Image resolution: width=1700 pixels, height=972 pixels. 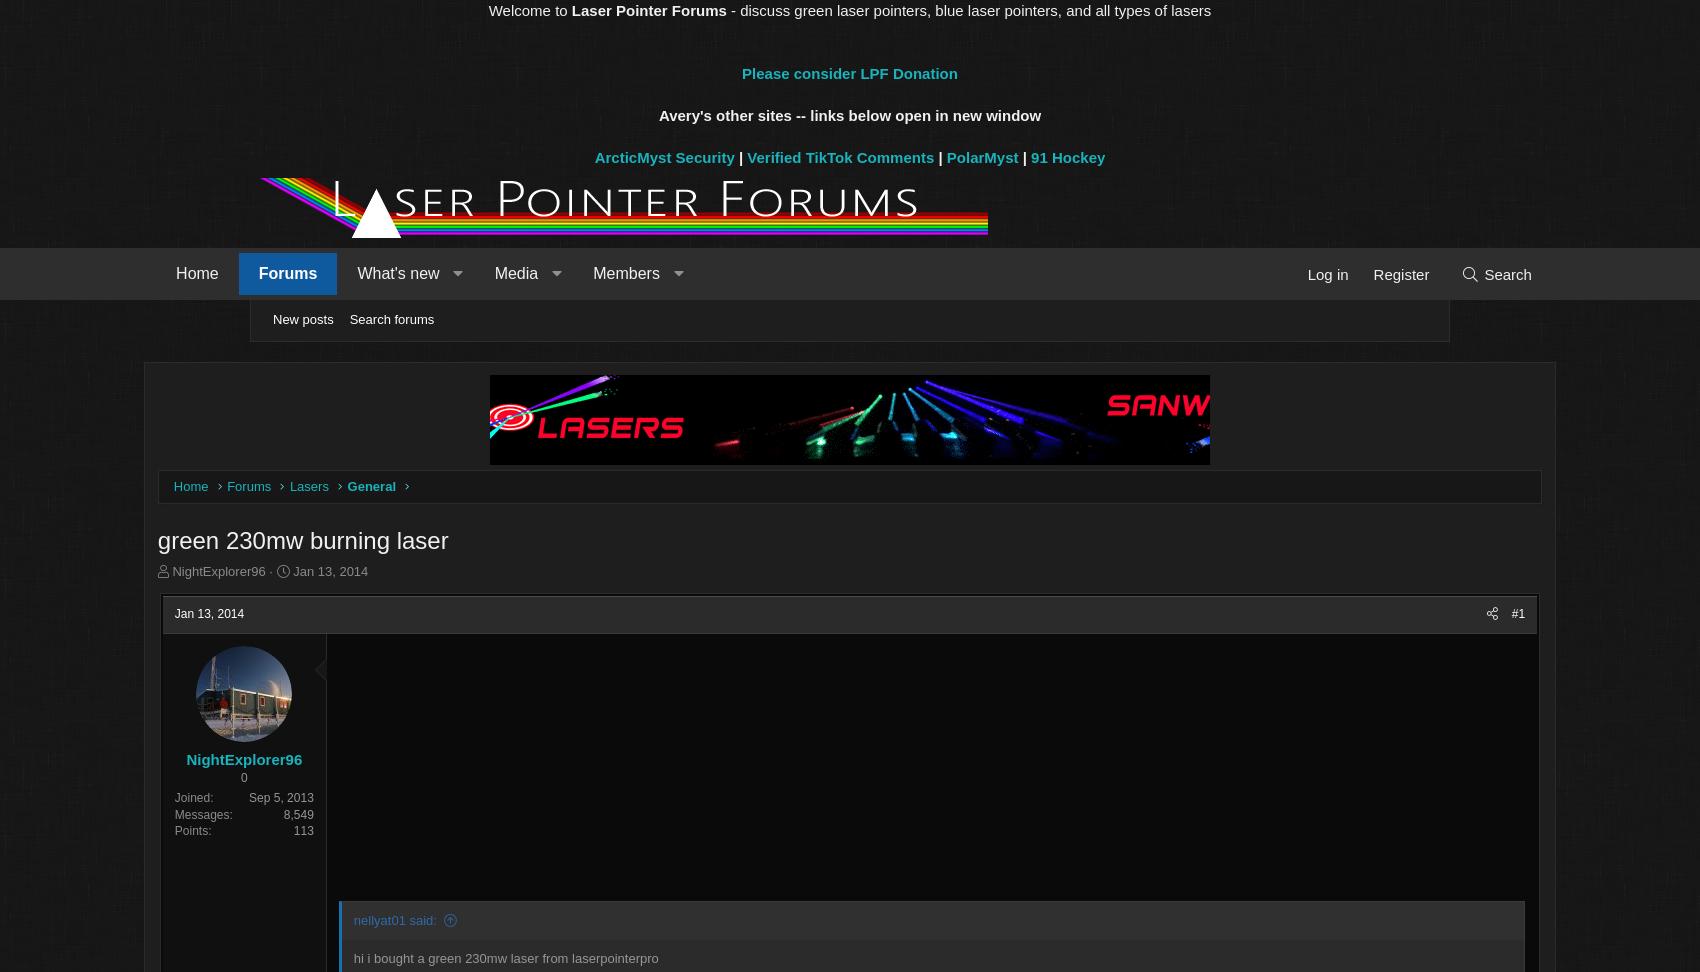 I want to click on 'Register', so click(x=1296, y=274).